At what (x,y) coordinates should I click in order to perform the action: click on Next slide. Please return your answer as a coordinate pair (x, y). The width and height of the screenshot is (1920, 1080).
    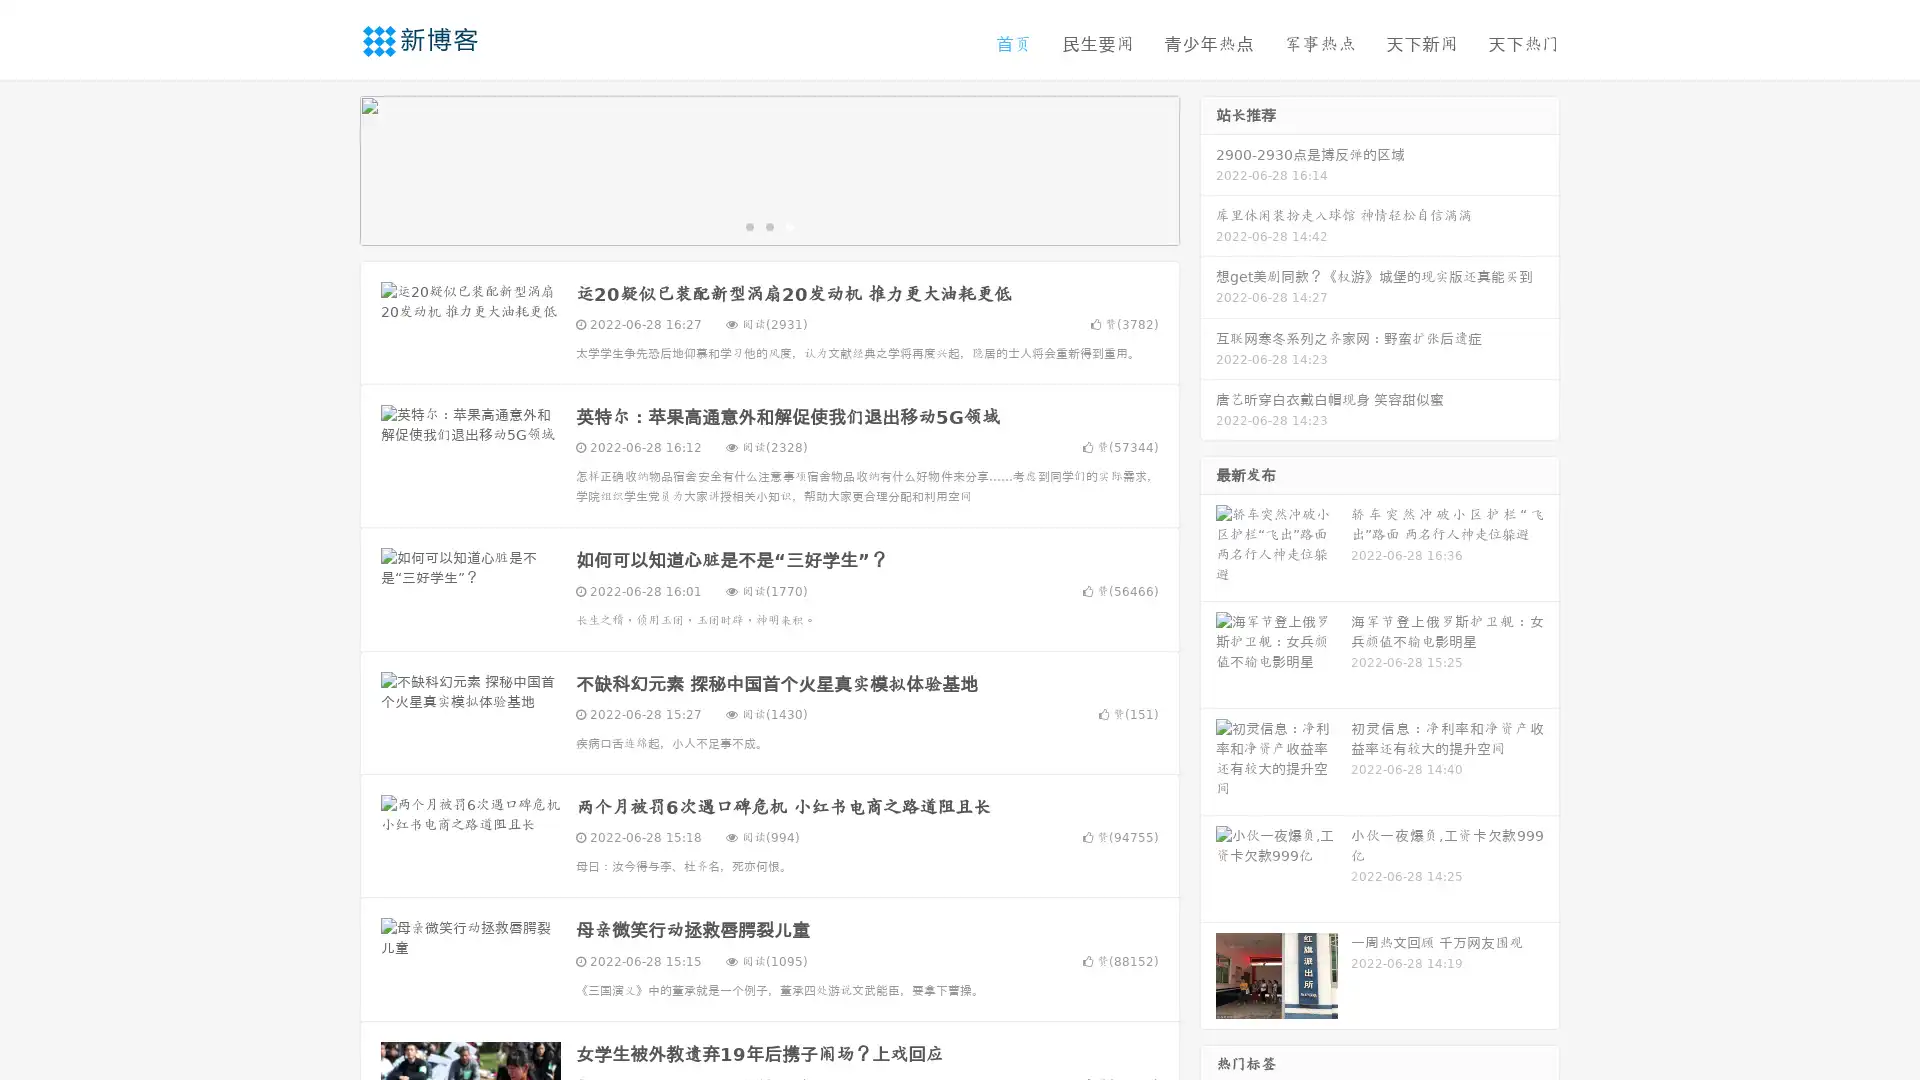
    Looking at the image, I should click on (1208, 168).